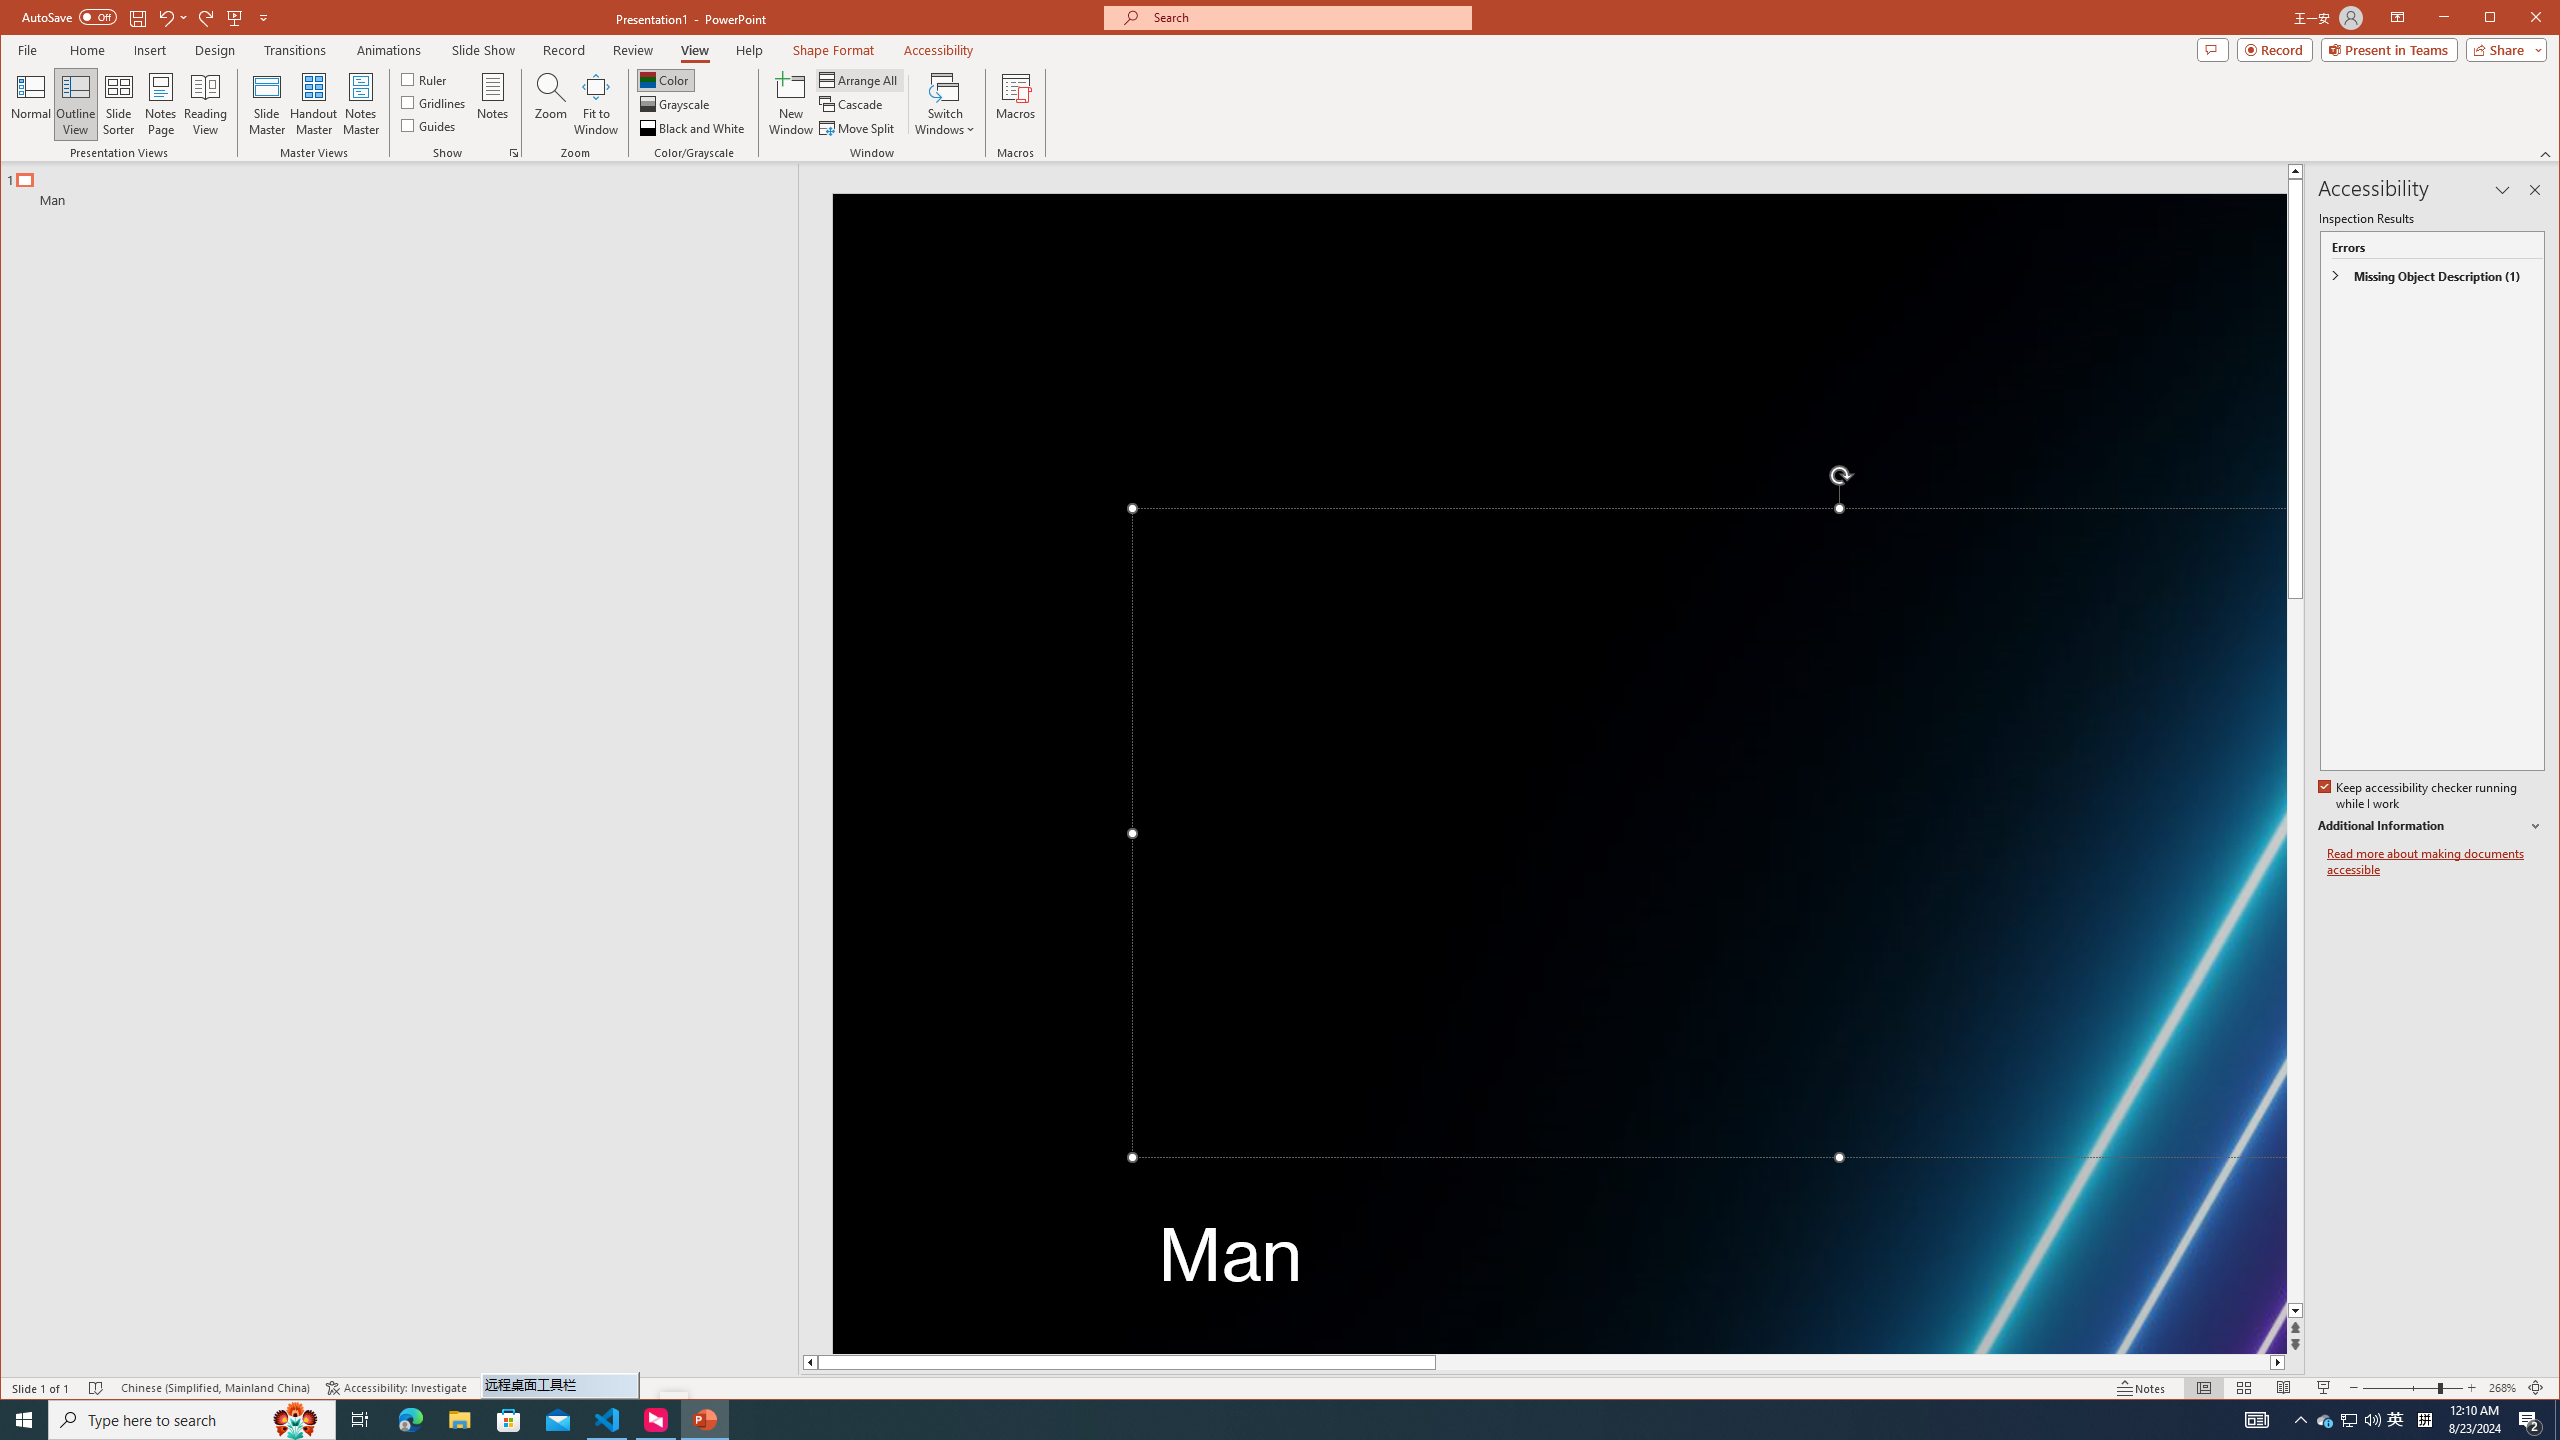 The height and width of the screenshot is (1440, 2560). What do you see at coordinates (860, 80) in the screenshot?
I see `'Arrange All'` at bounding box center [860, 80].